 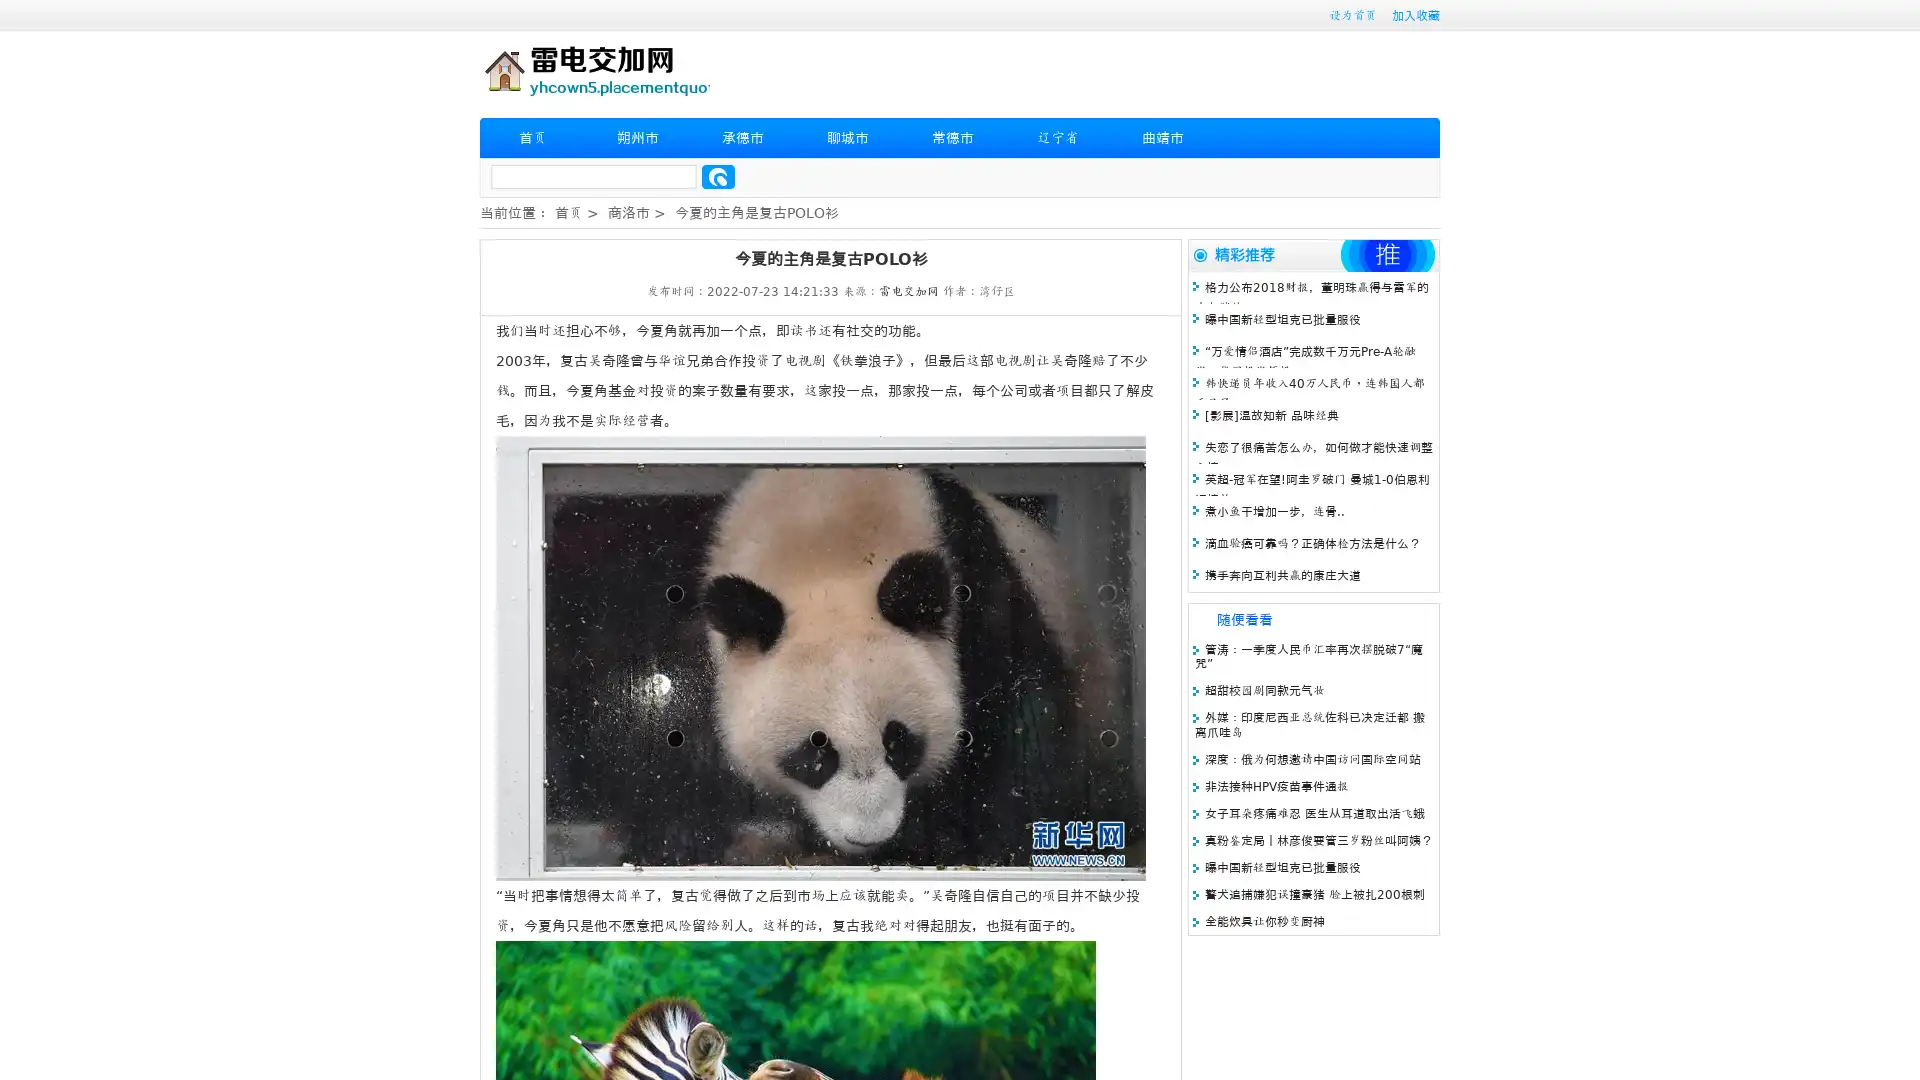 I want to click on Search, so click(x=718, y=176).